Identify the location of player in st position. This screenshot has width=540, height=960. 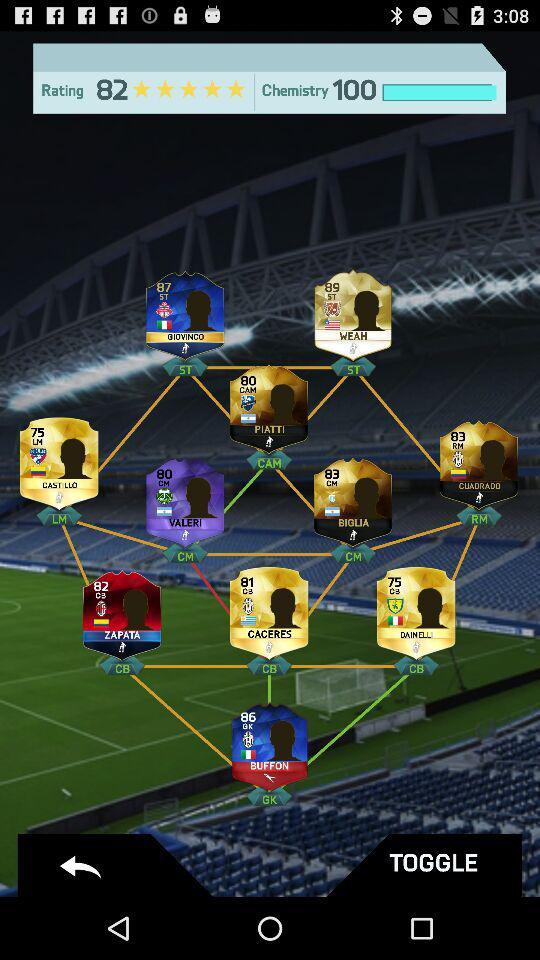
(352, 311).